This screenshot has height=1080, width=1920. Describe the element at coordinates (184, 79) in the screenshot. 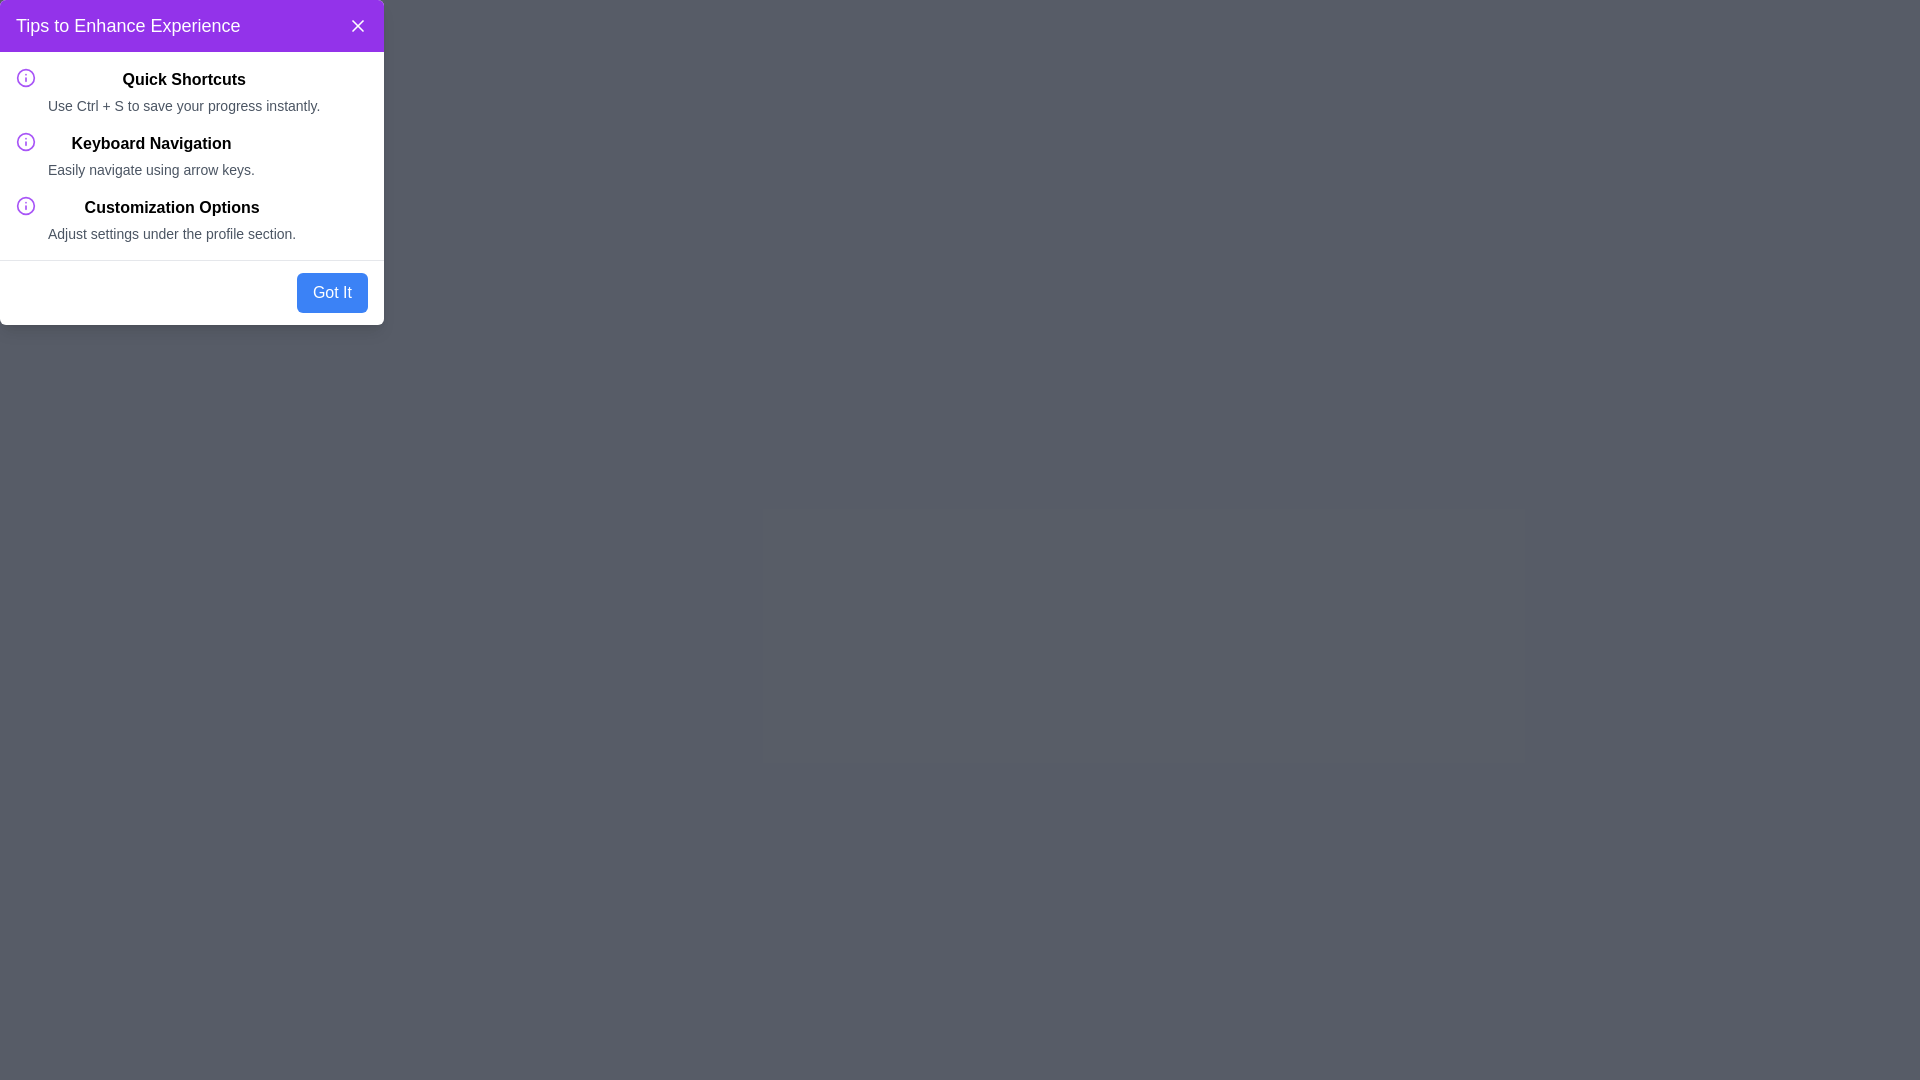

I see `the text headline 'Quick Shortcuts', which is styled bold and slightly larger, located at the top left of the popup titled 'Tips to Enhance Experience'` at that location.